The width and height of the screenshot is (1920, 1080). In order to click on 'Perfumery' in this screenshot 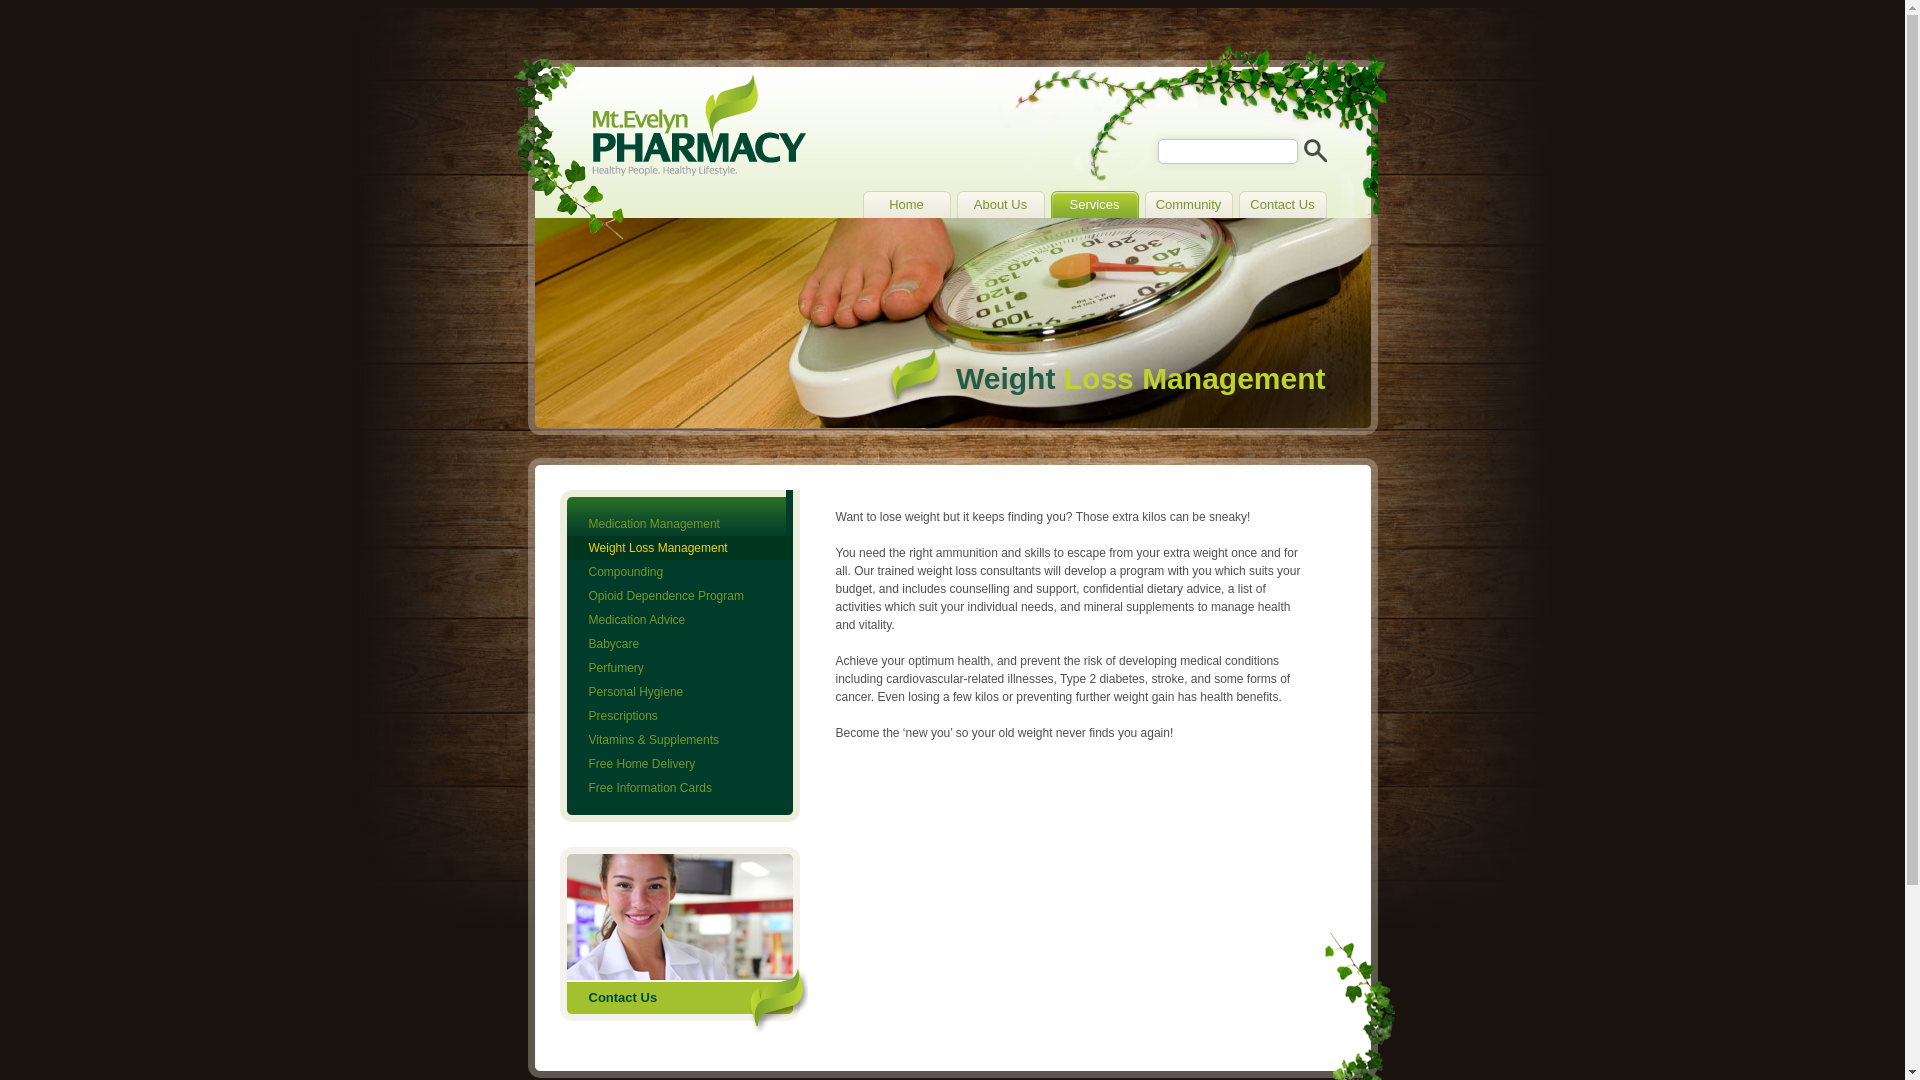, I will do `click(678, 667)`.